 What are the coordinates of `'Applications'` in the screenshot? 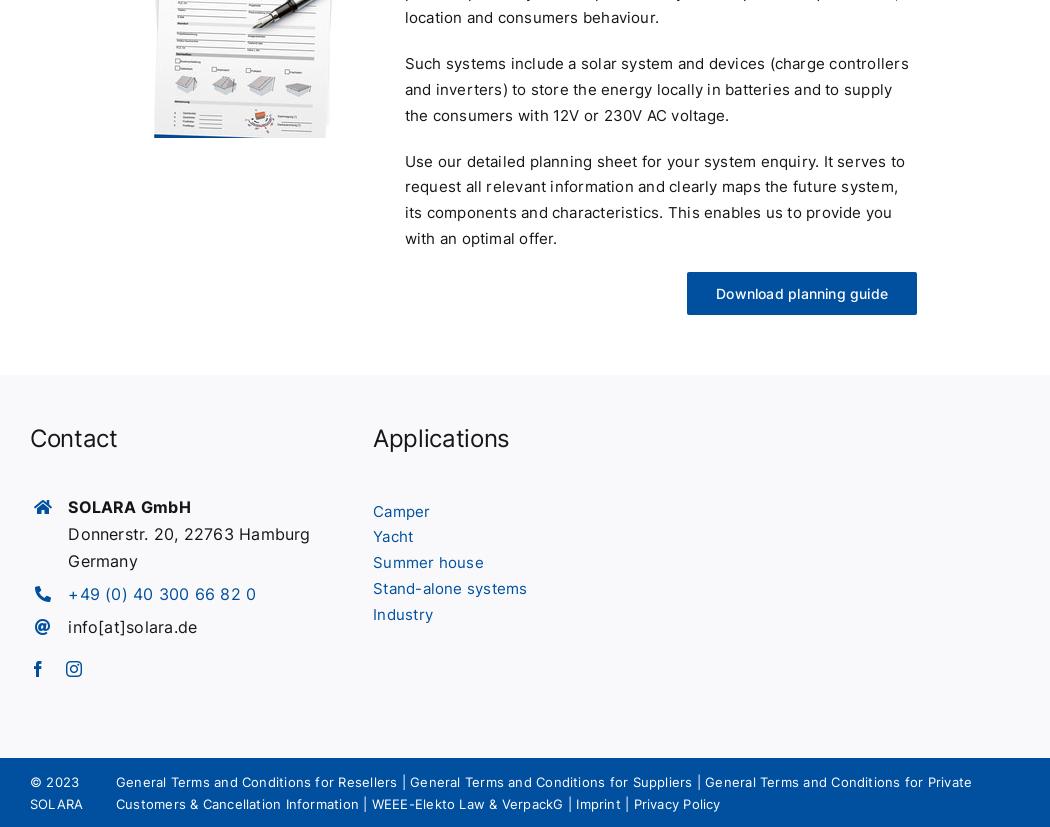 It's located at (440, 436).